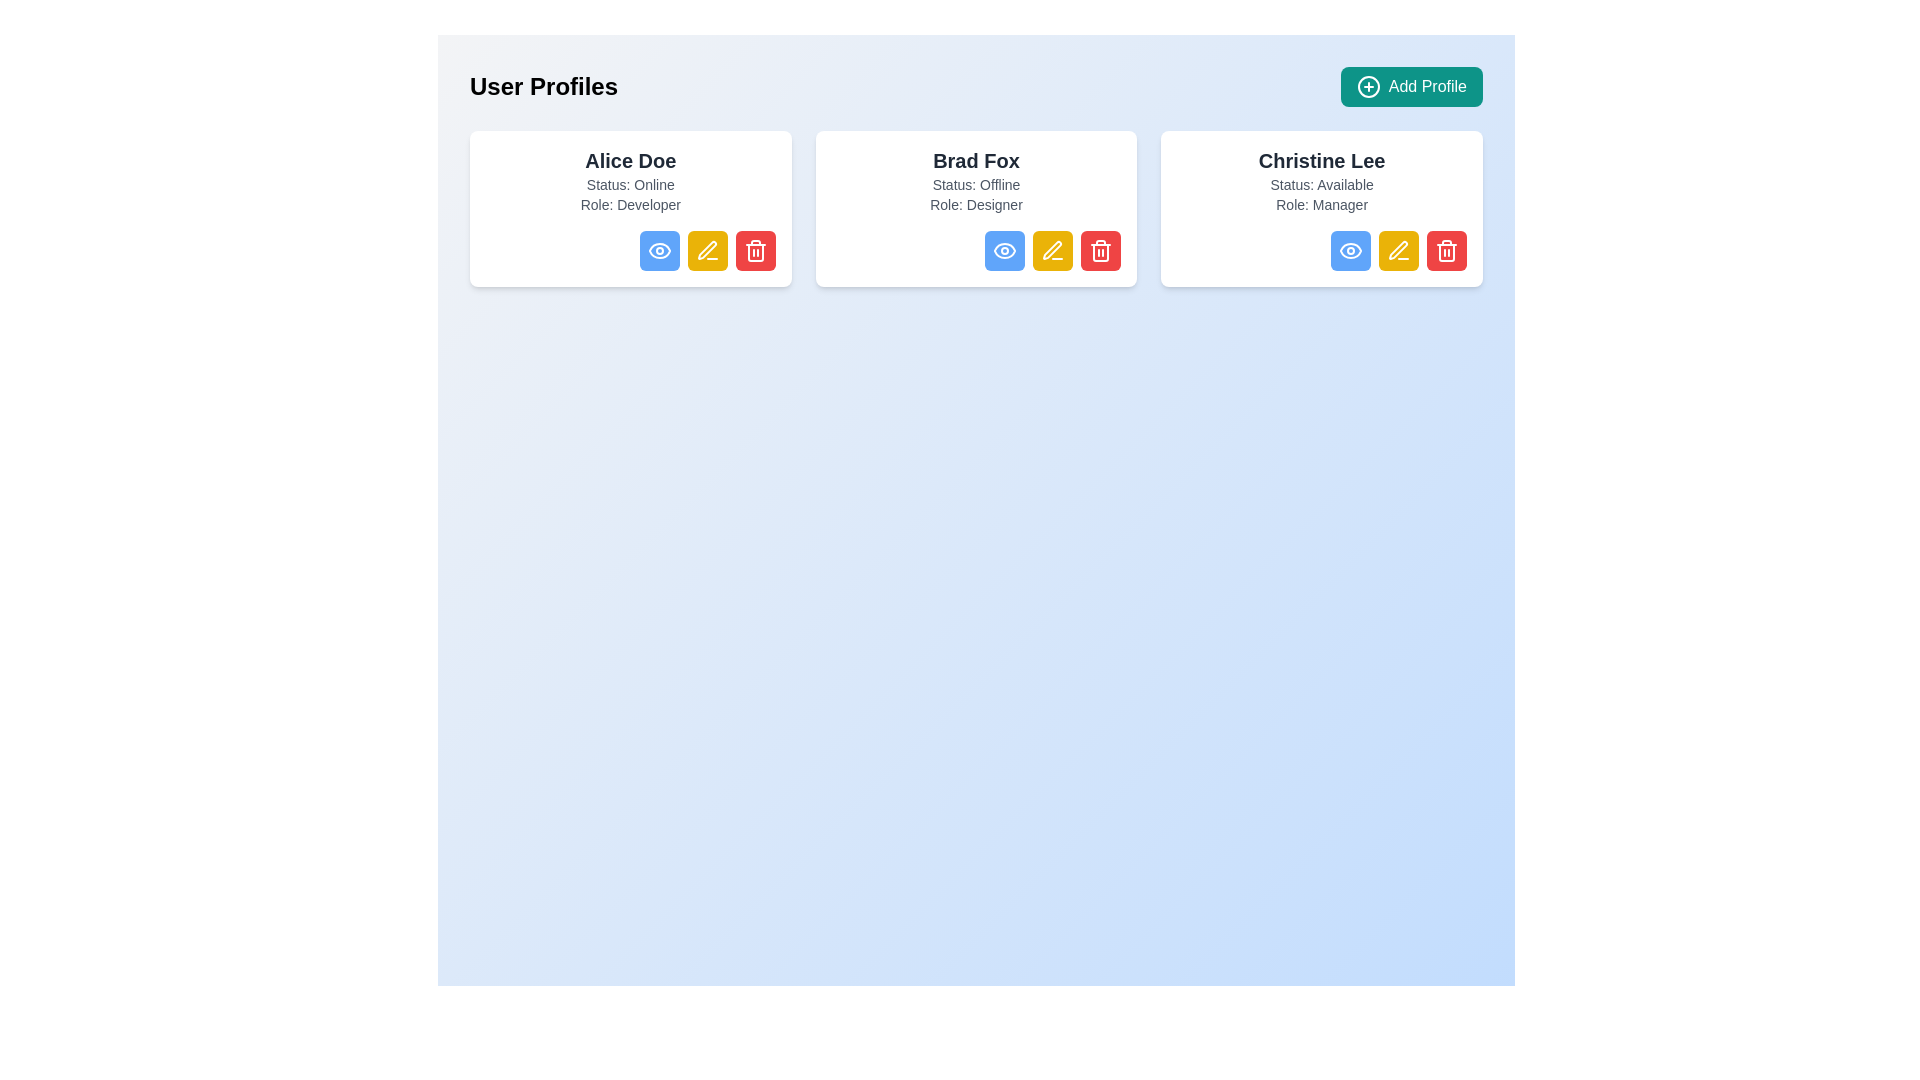 Image resolution: width=1920 pixels, height=1080 pixels. Describe the element at coordinates (629, 208) in the screenshot. I see `the leftmost informational card in the grid layout, which has a white background and contains three rounded buttons` at that location.